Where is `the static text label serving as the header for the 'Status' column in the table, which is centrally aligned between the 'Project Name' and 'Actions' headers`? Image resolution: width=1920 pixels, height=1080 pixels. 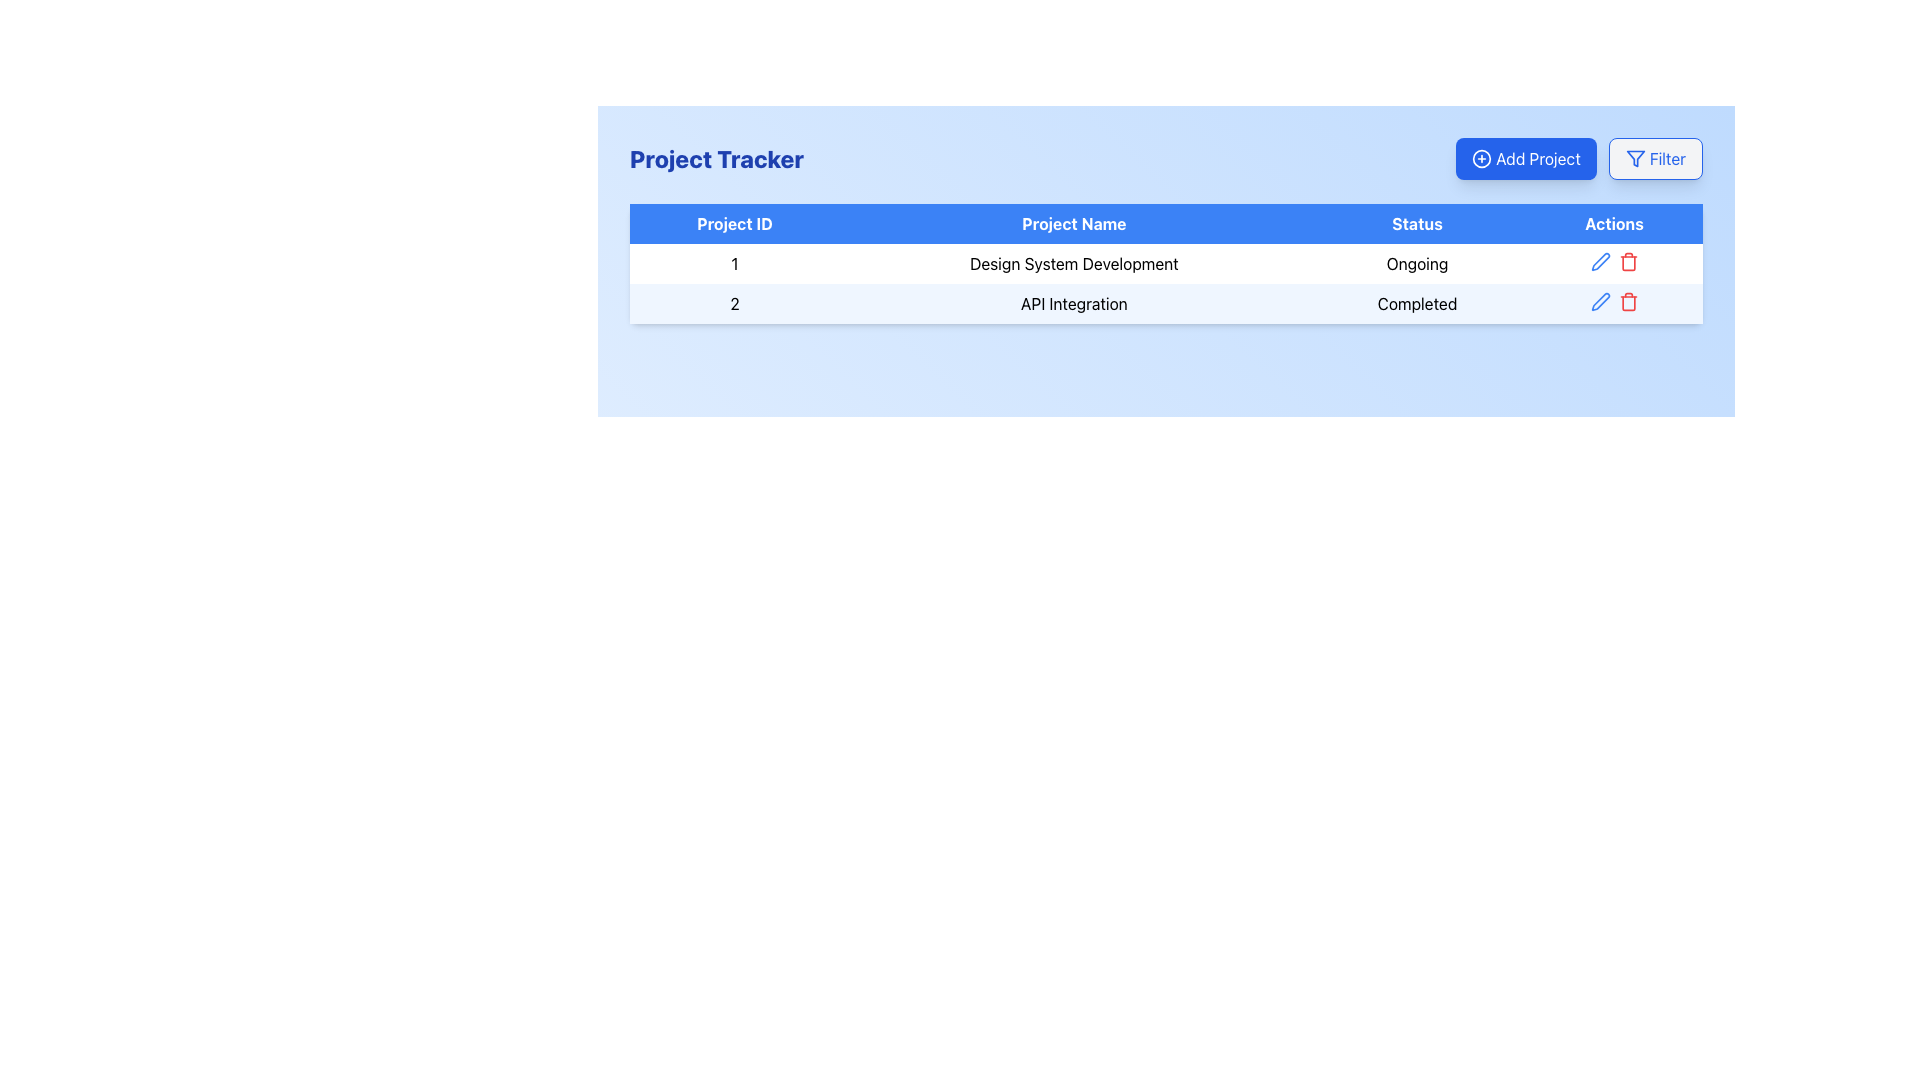 the static text label serving as the header for the 'Status' column in the table, which is centrally aligned between the 'Project Name' and 'Actions' headers is located at coordinates (1416, 223).